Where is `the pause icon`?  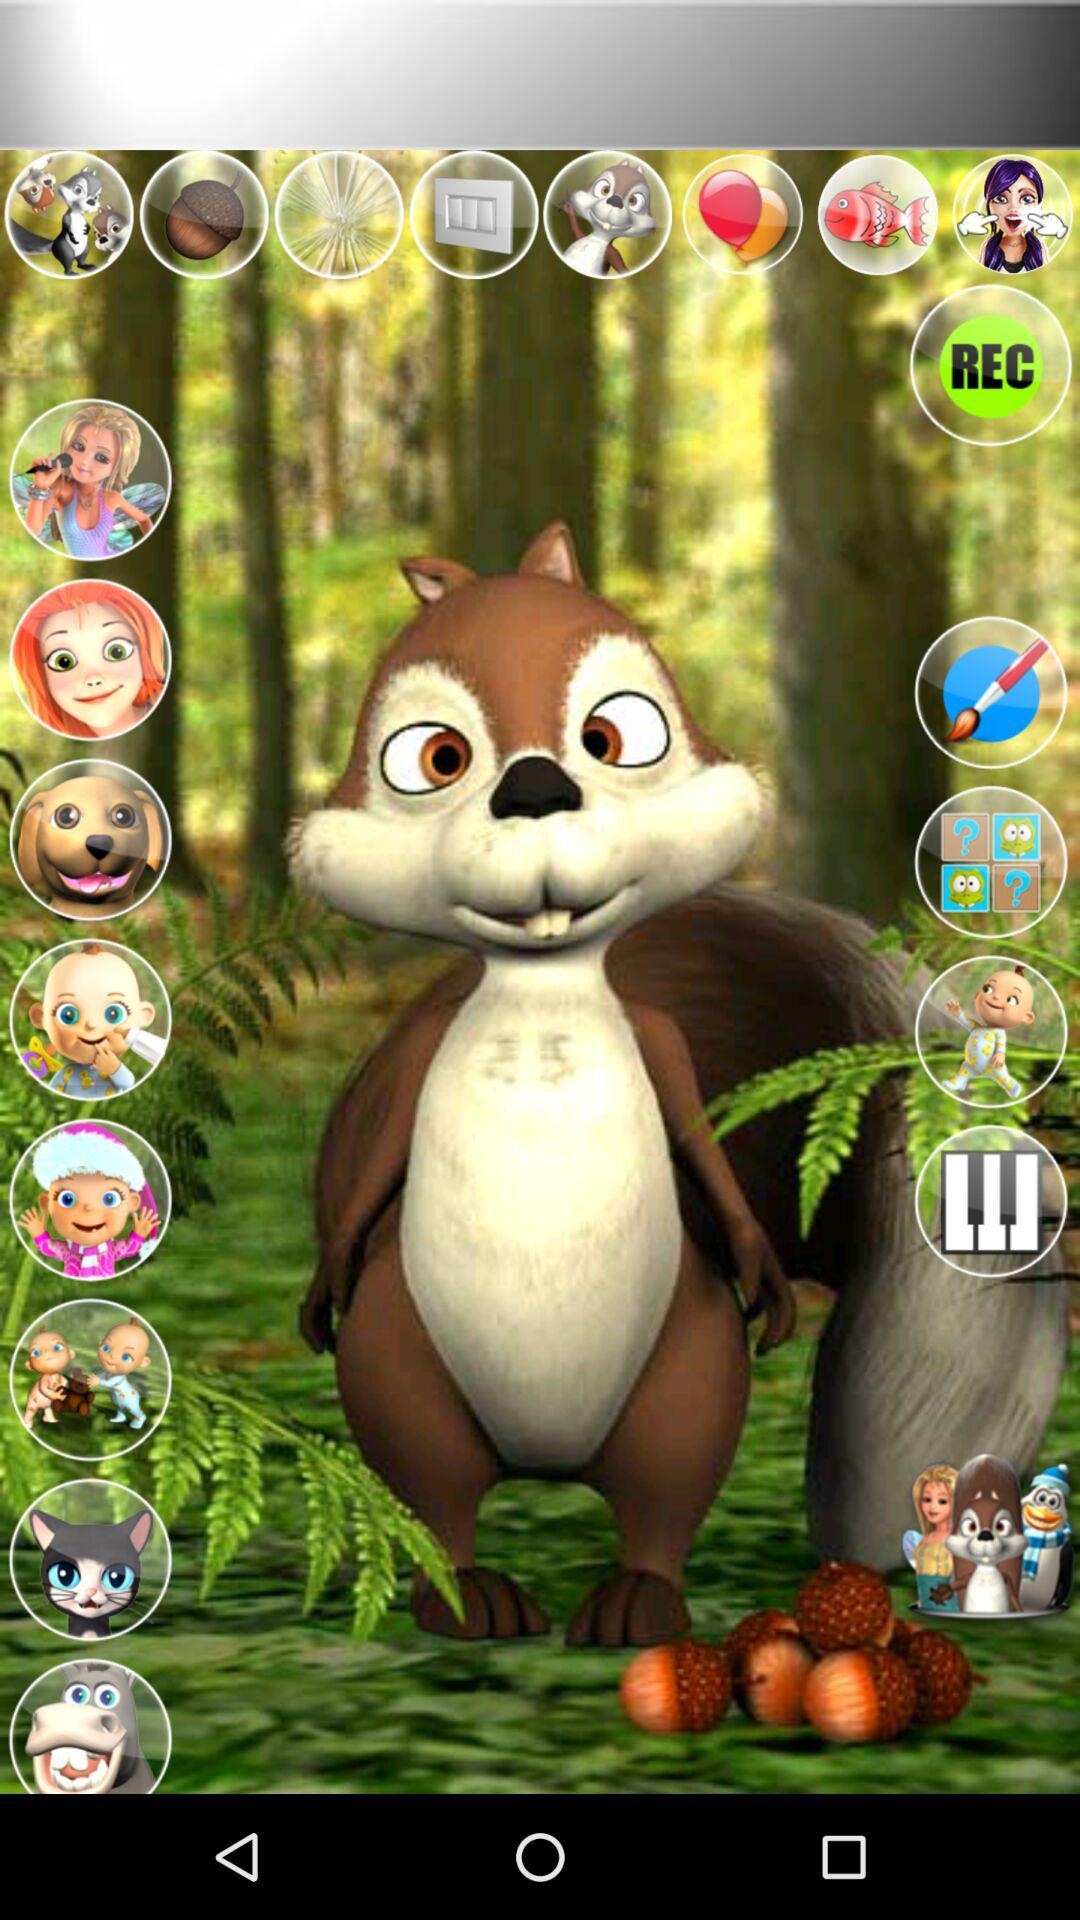 the pause icon is located at coordinates (990, 1285).